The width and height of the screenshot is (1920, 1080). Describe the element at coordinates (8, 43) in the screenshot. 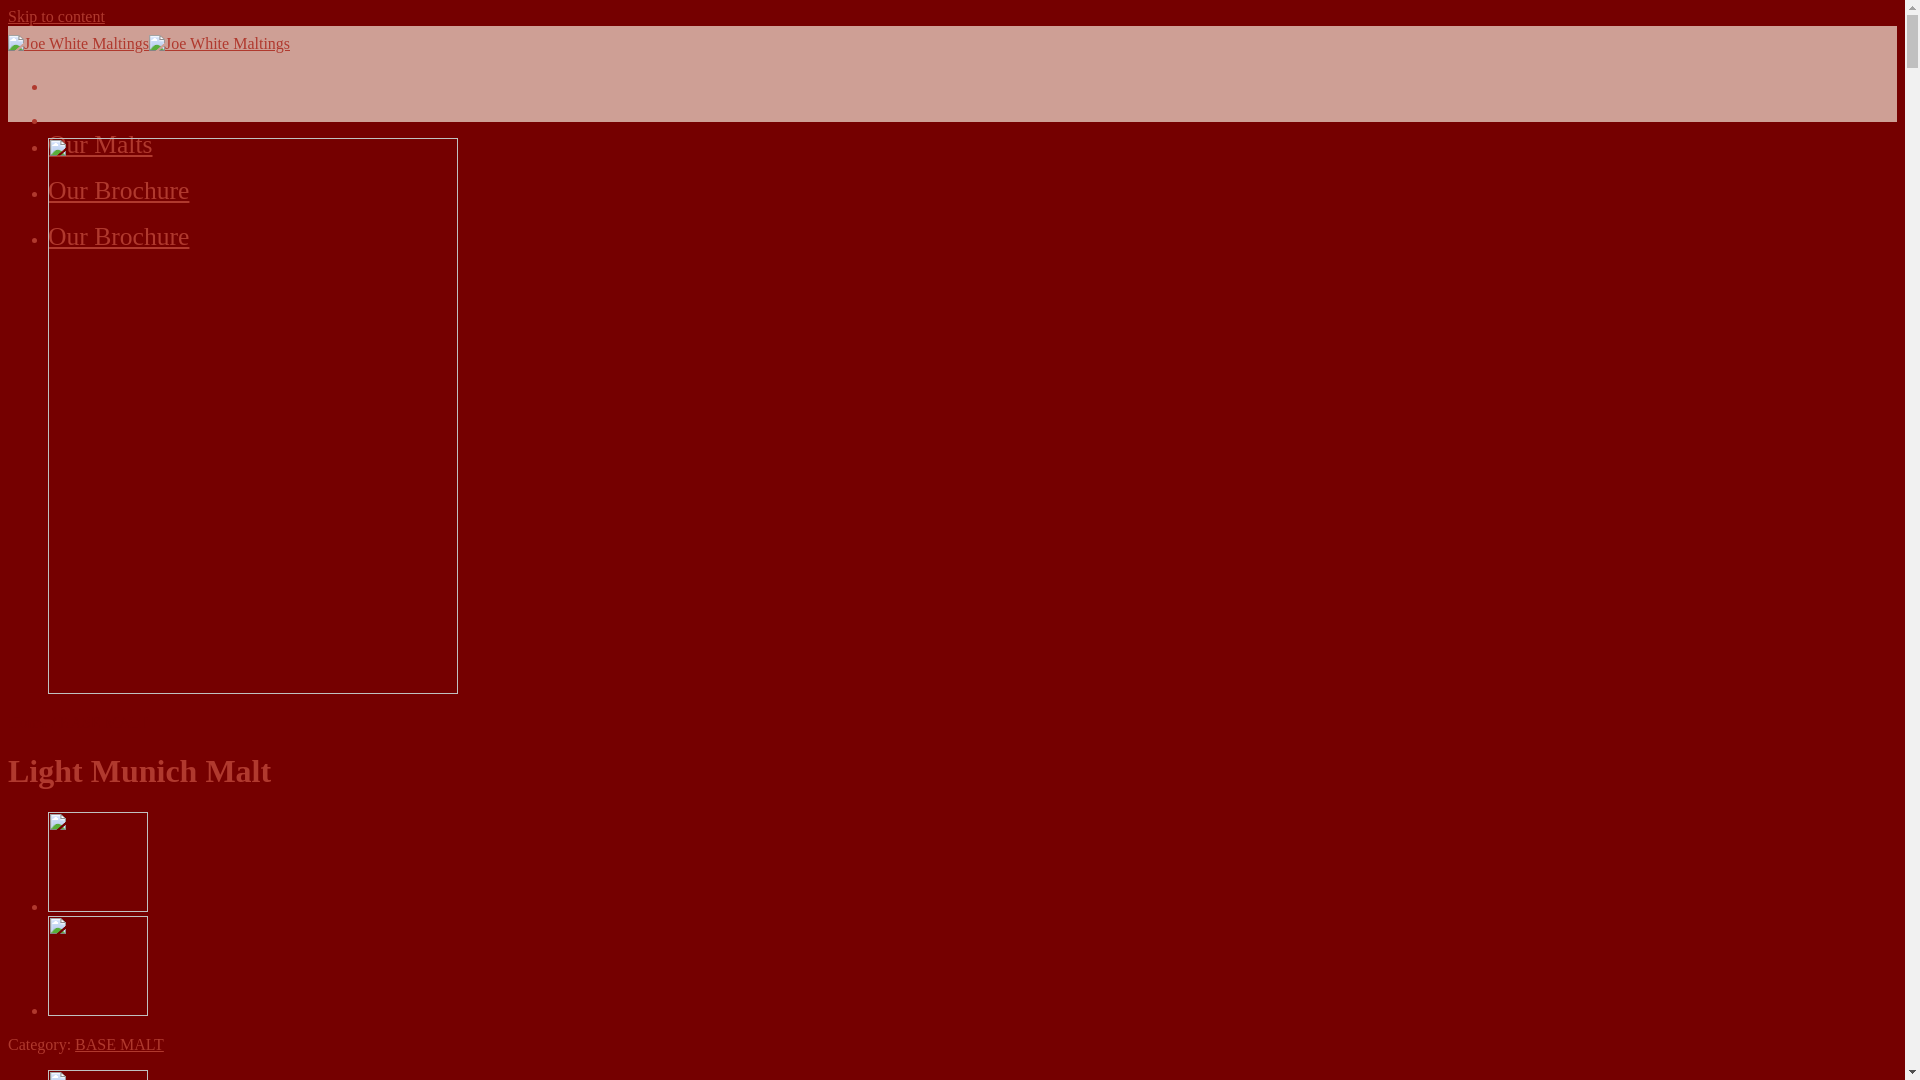

I see `'Joe White Maltings - Australian Maltsters Since 1858'` at that location.